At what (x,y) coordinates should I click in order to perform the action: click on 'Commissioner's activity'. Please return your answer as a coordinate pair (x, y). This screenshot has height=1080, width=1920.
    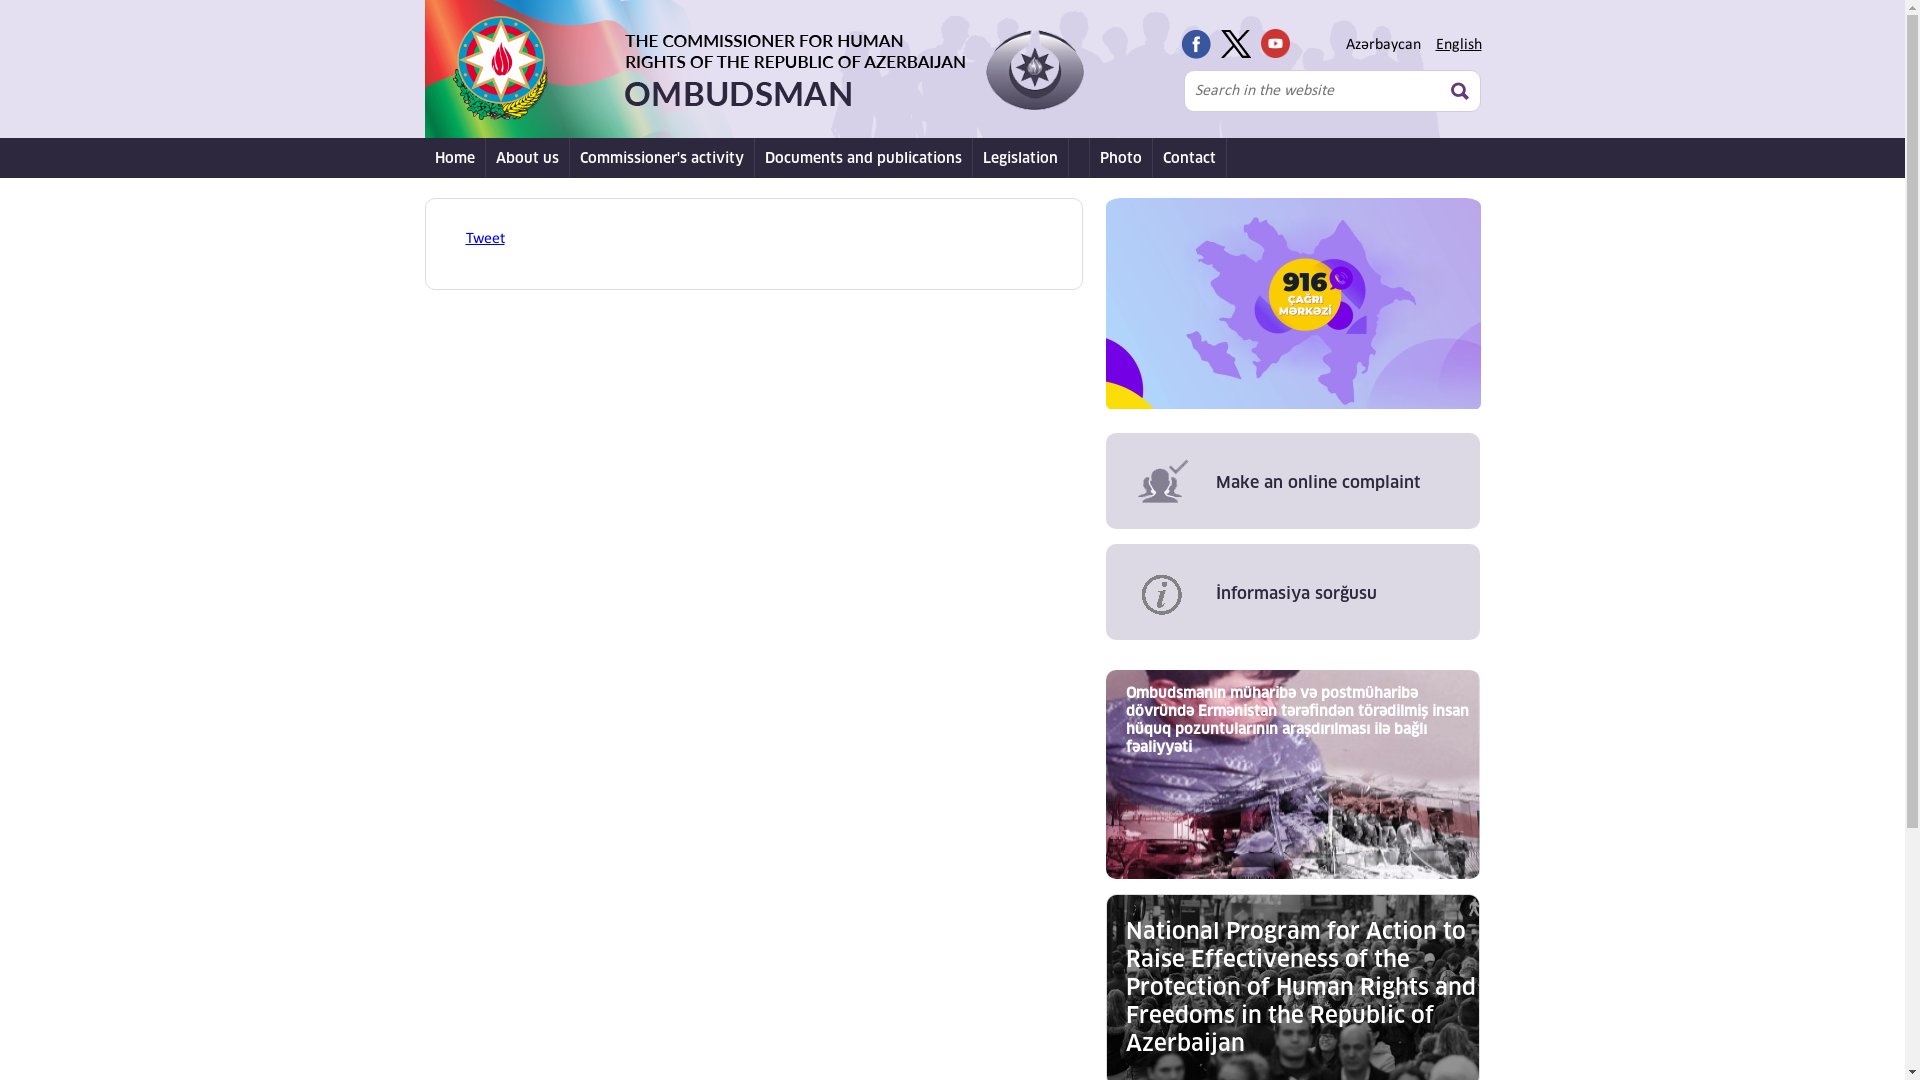
    Looking at the image, I should click on (662, 156).